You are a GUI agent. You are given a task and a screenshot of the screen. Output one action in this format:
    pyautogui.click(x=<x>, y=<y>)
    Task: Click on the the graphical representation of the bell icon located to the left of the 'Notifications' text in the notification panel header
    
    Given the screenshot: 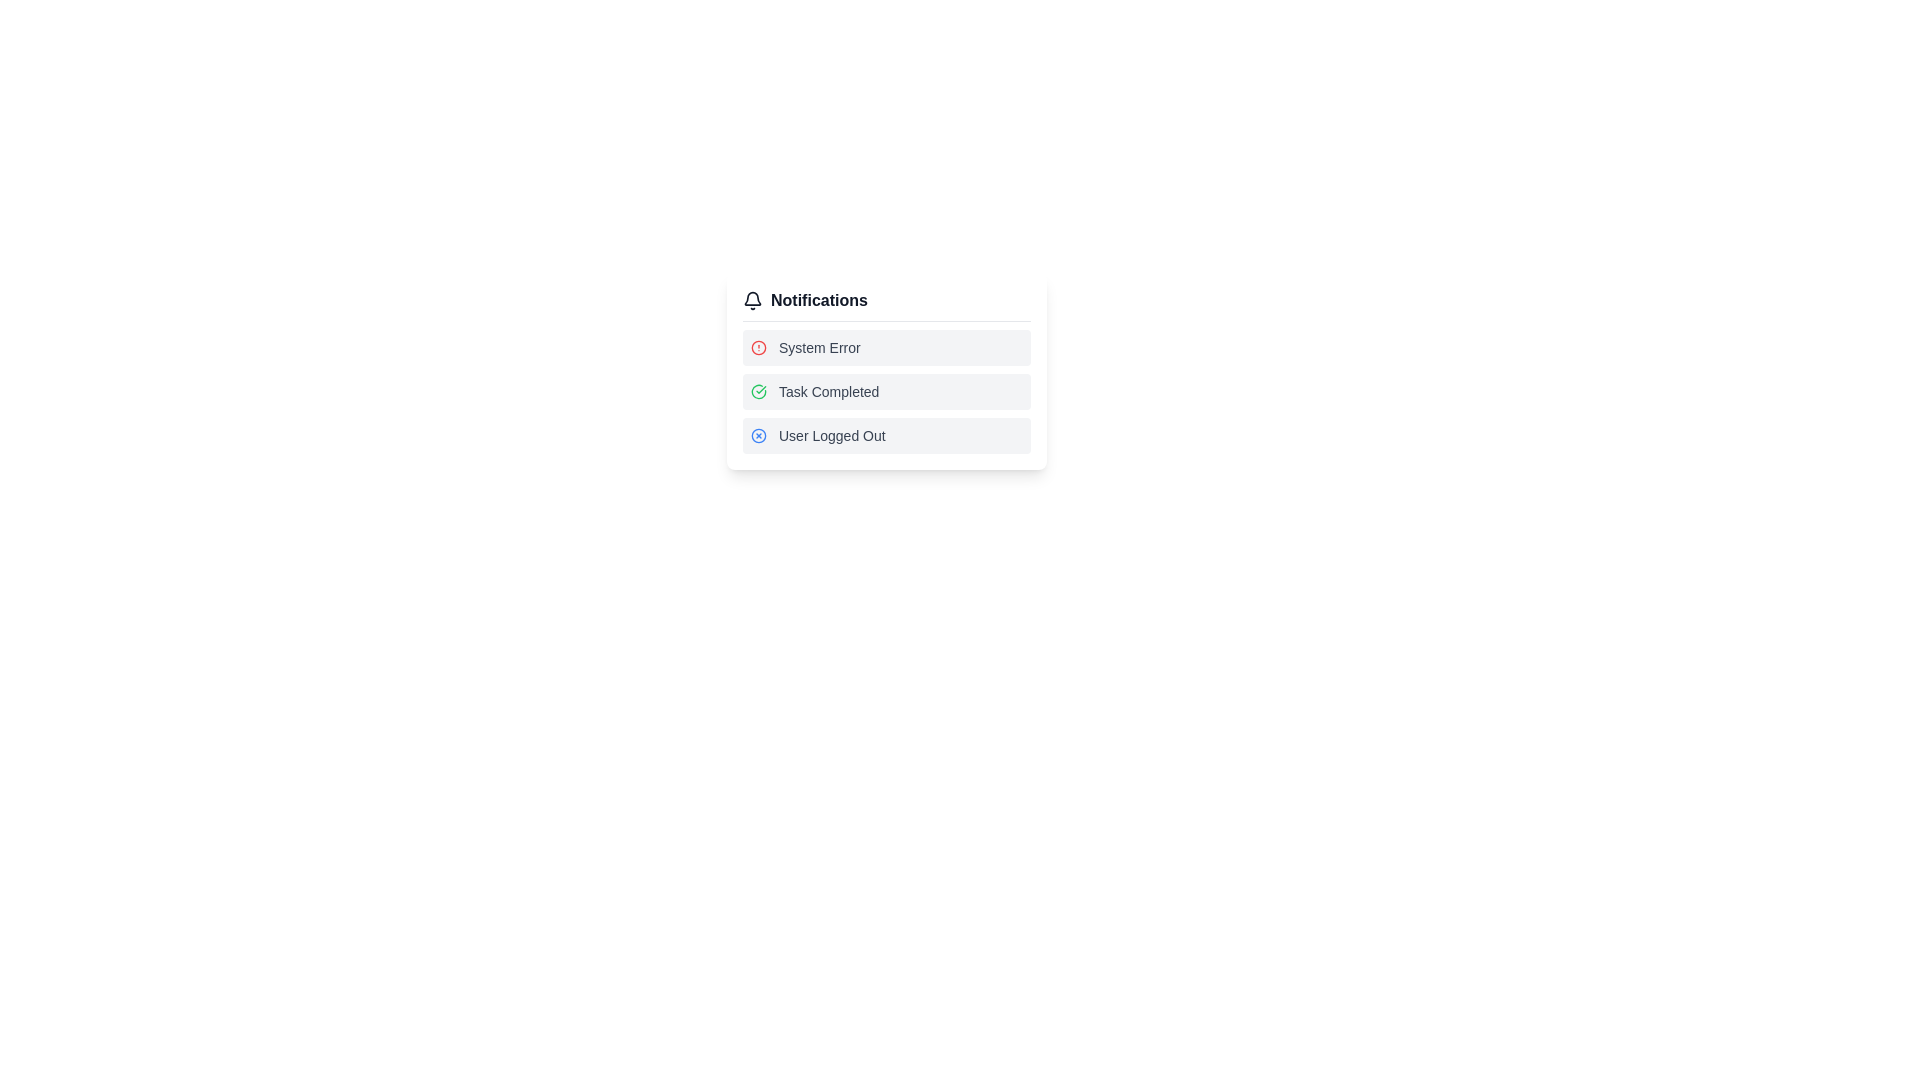 What is the action you would take?
    pyautogui.click(x=752, y=300)
    